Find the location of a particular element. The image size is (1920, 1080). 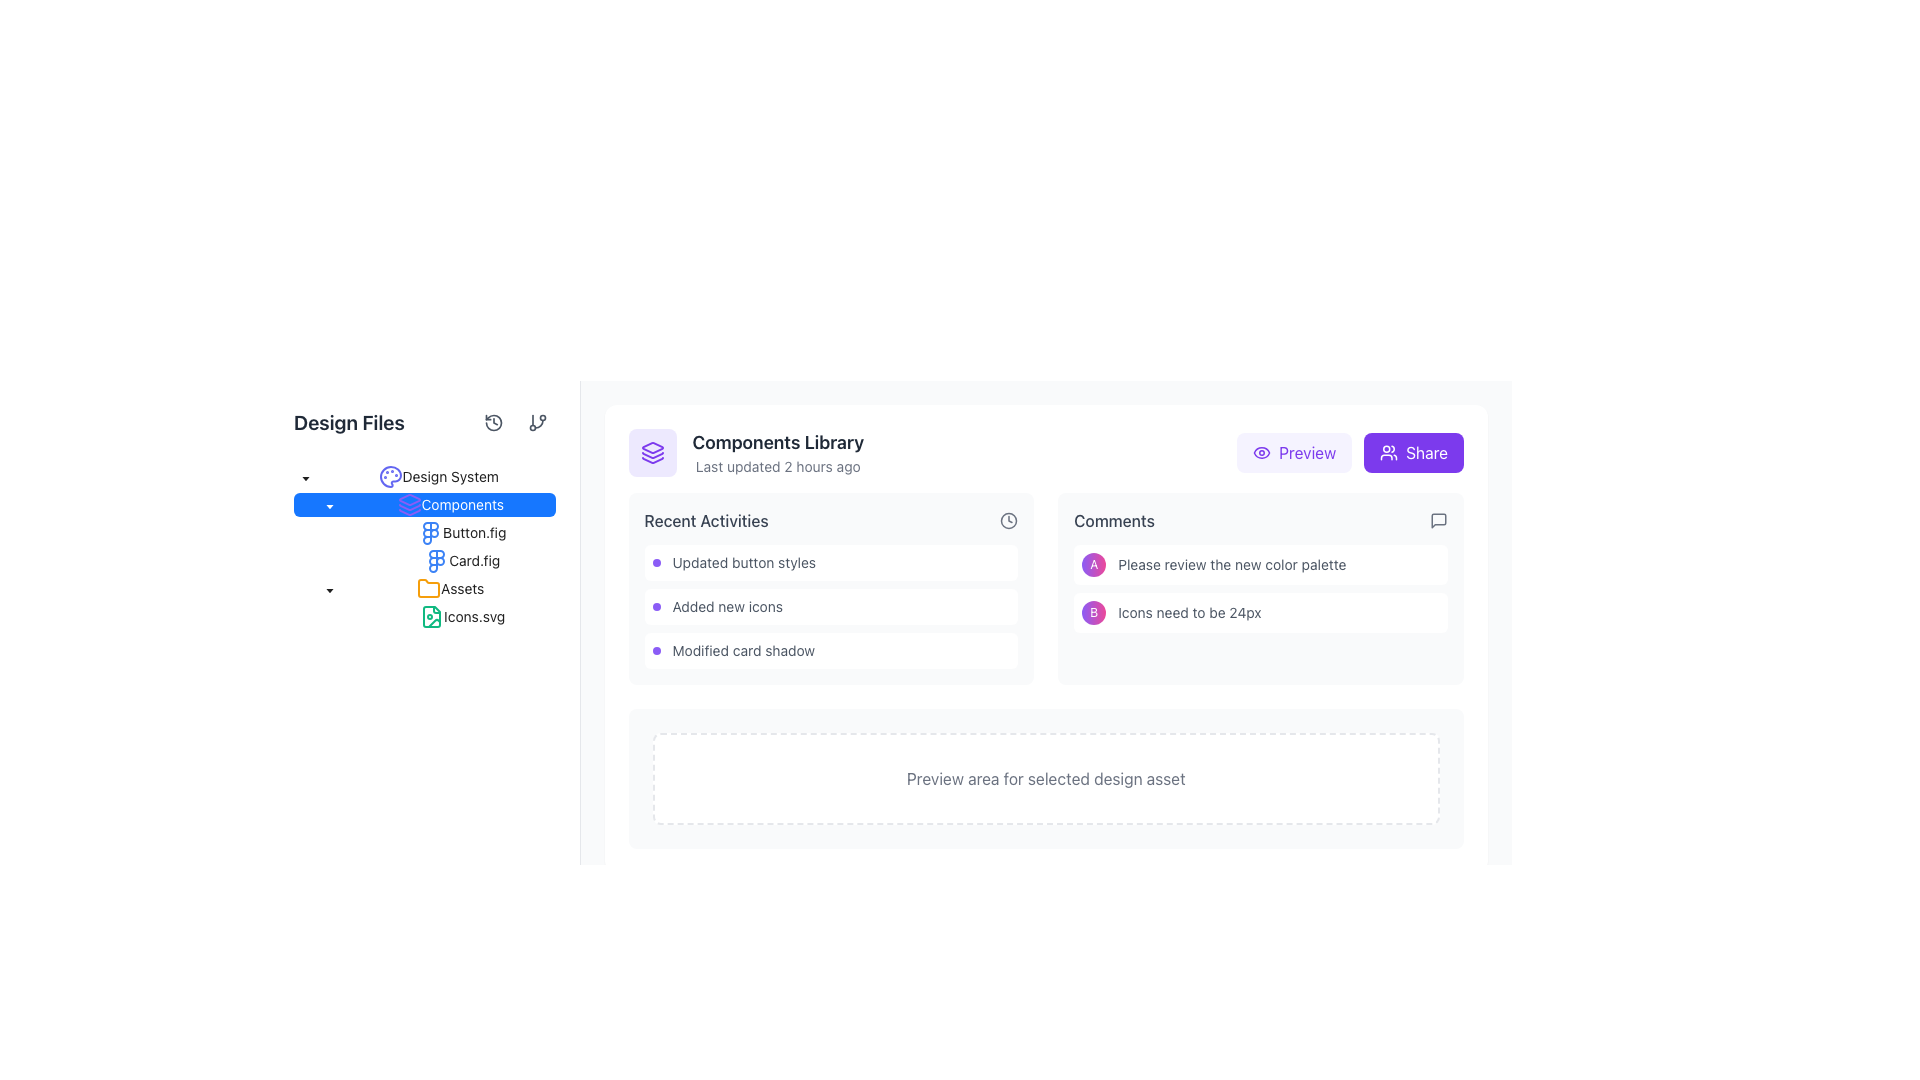

the purple palette icon located is located at coordinates (390, 477).